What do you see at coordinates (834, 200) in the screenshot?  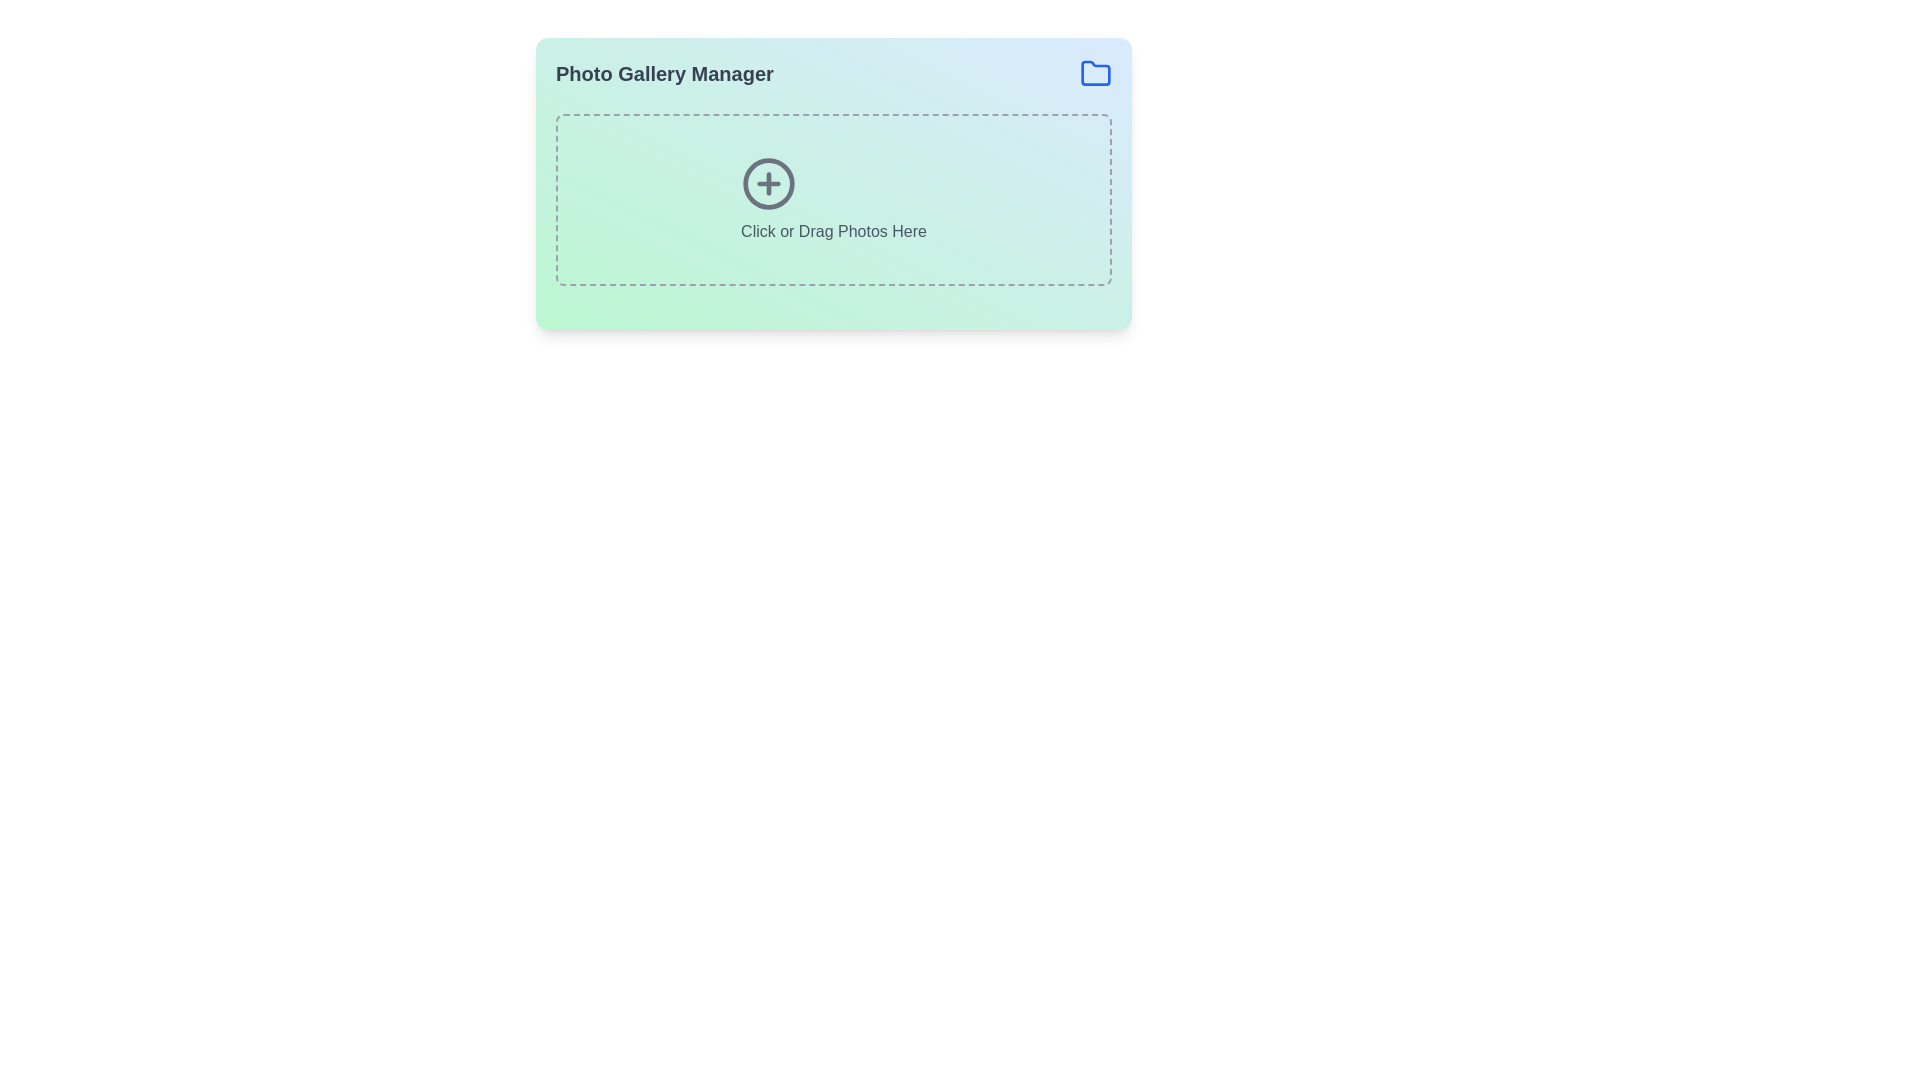 I see `the Drop Zone element below the title 'Photo Gallery Manager'` at bounding box center [834, 200].